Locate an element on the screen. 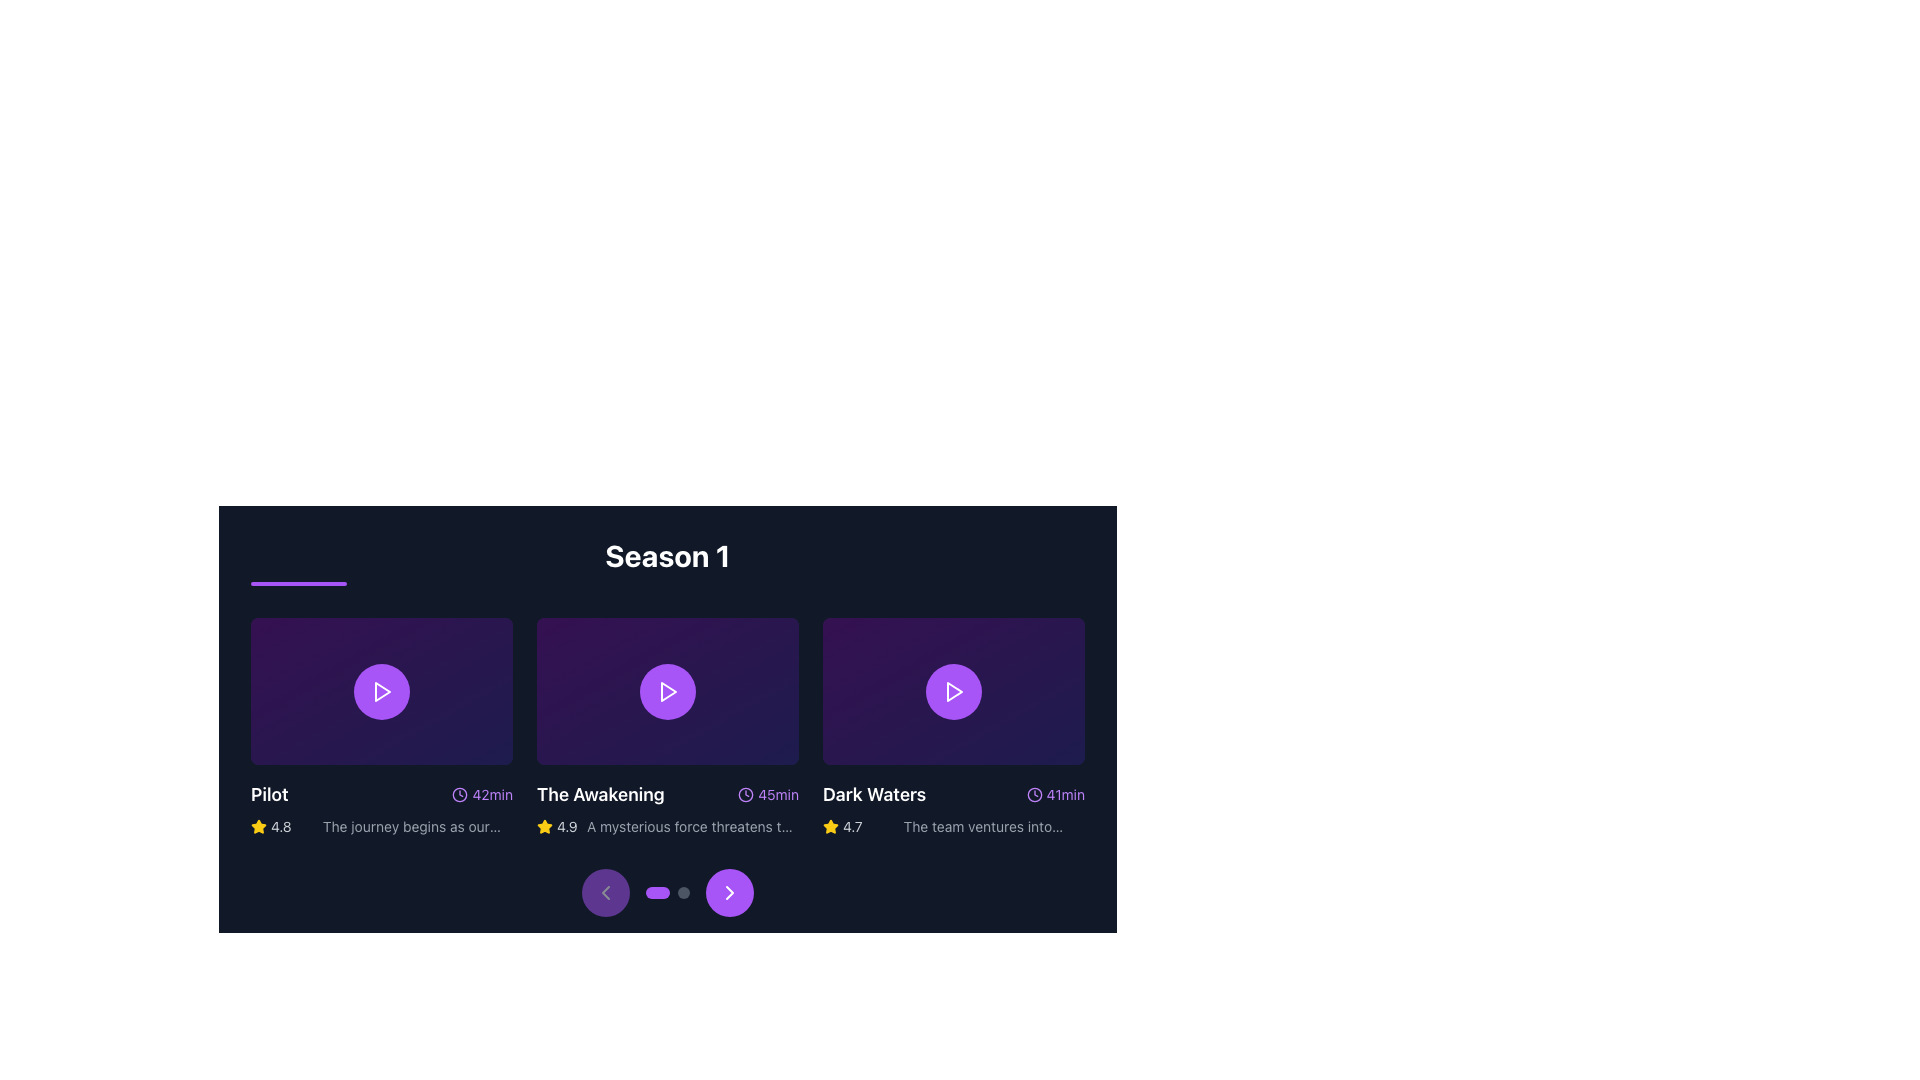  numerical rating displayed in the text label located in the bottom row of the 'Dark Waters' card, positioned to the left of the descriptive text and to the right of the star icon is located at coordinates (842, 827).